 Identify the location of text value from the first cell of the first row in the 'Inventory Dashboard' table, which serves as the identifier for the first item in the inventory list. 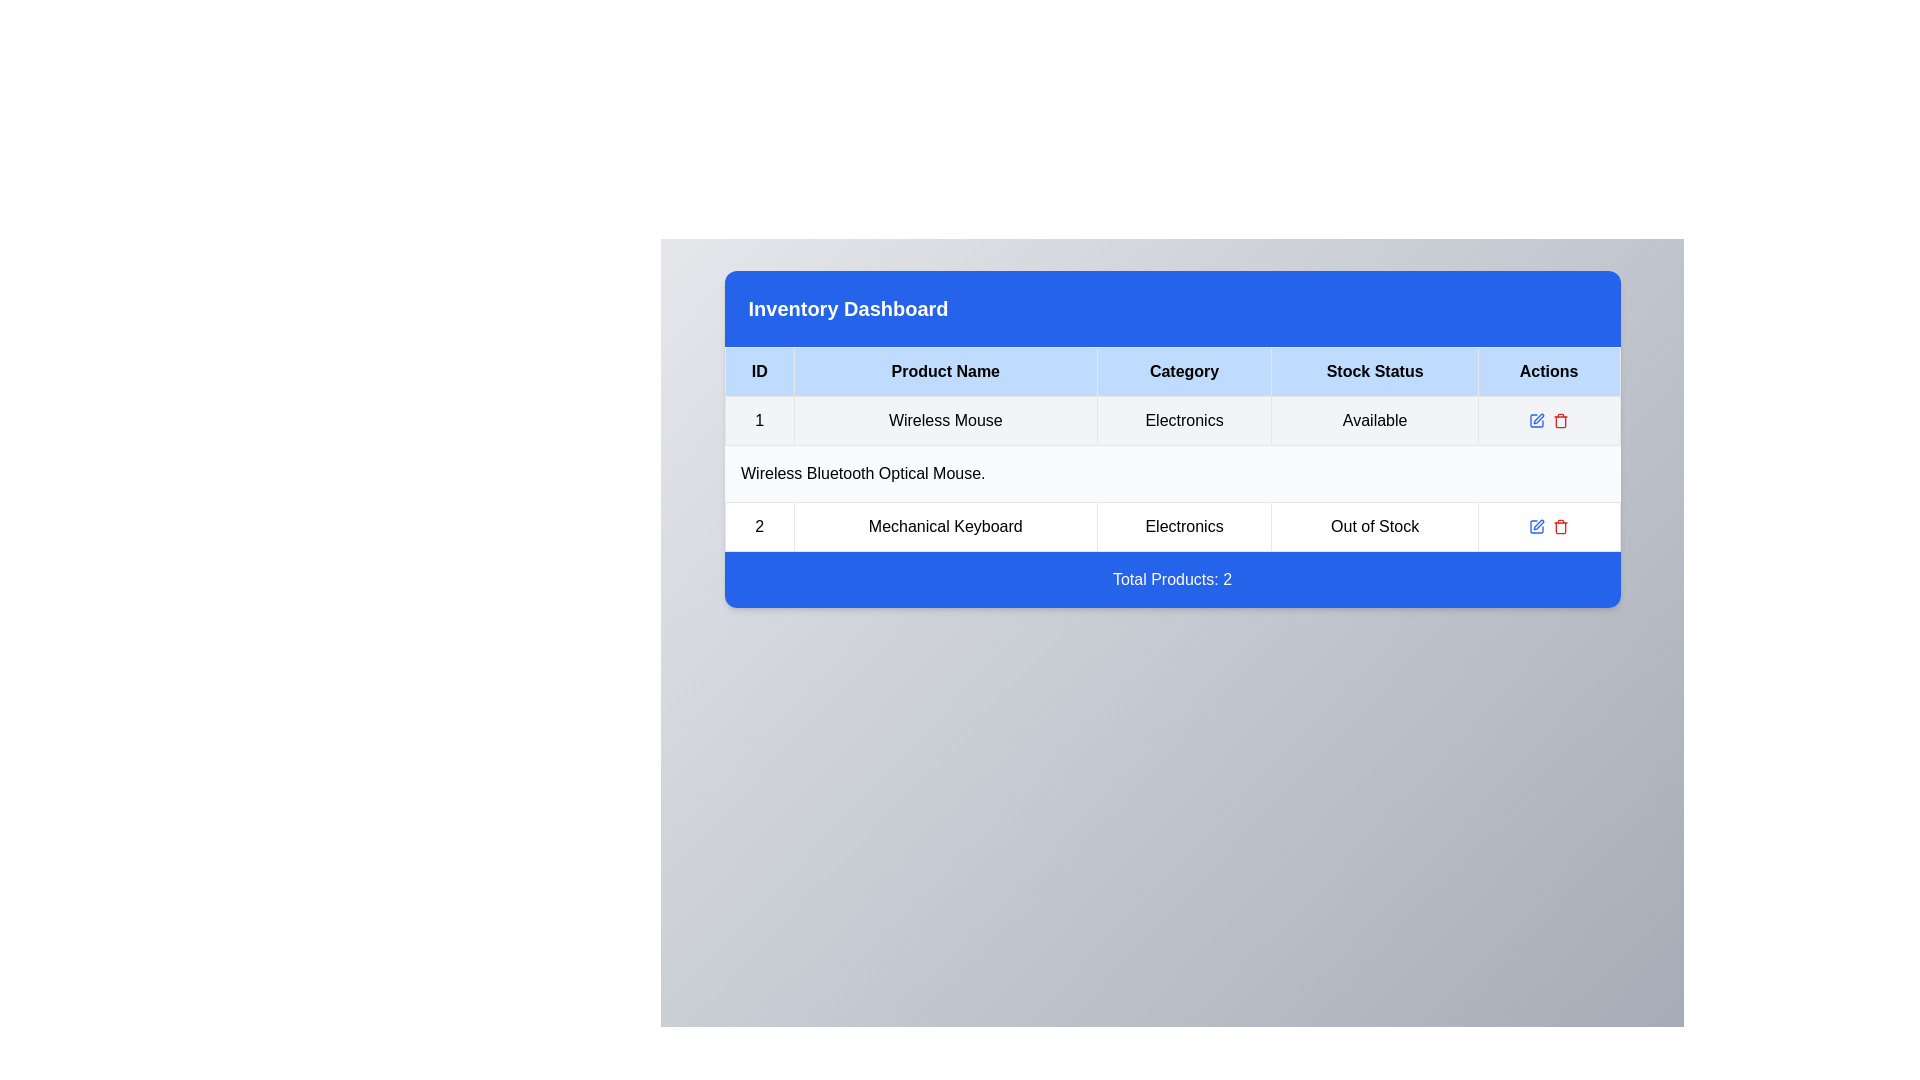
(758, 419).